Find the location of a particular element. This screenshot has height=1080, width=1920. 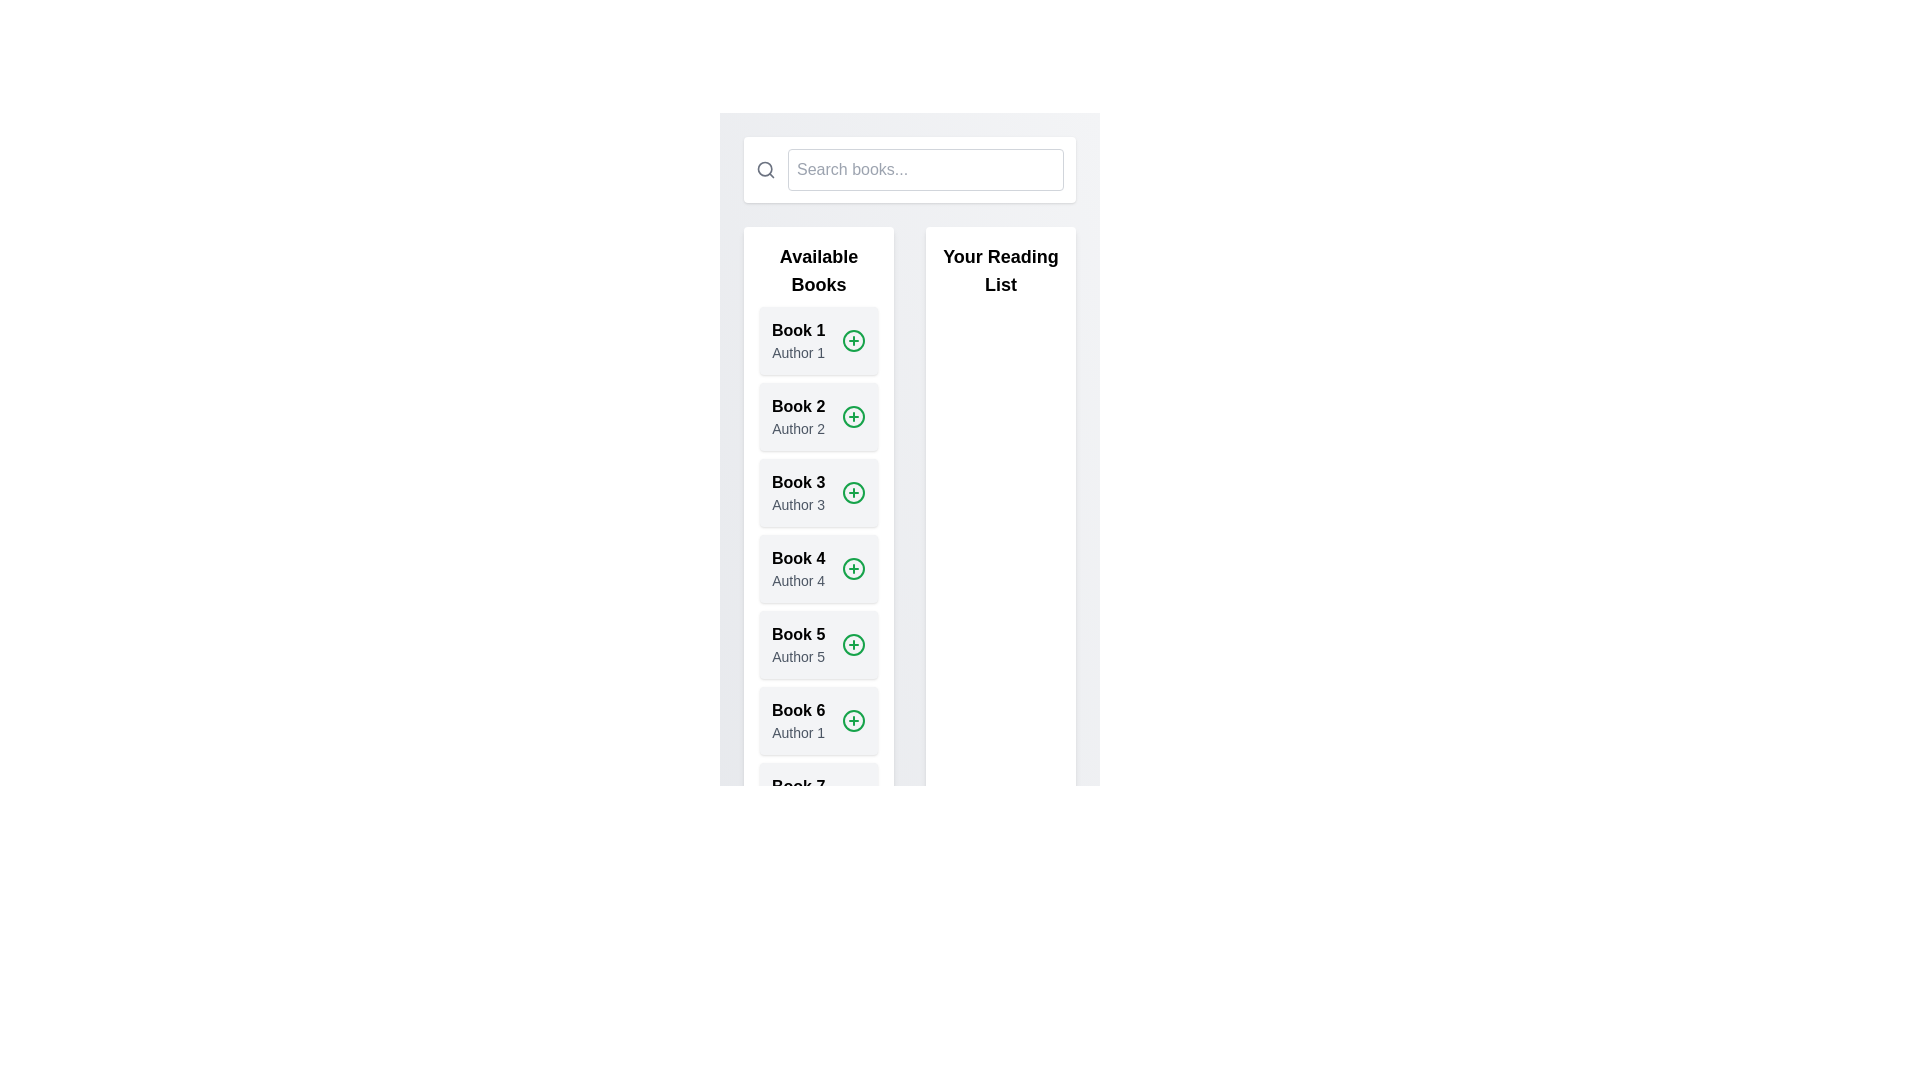

the text element displaying 'Author 4', which is located directly below the title 'Book 4' in the 'Available Books' section is located at coordinates (797, 581).